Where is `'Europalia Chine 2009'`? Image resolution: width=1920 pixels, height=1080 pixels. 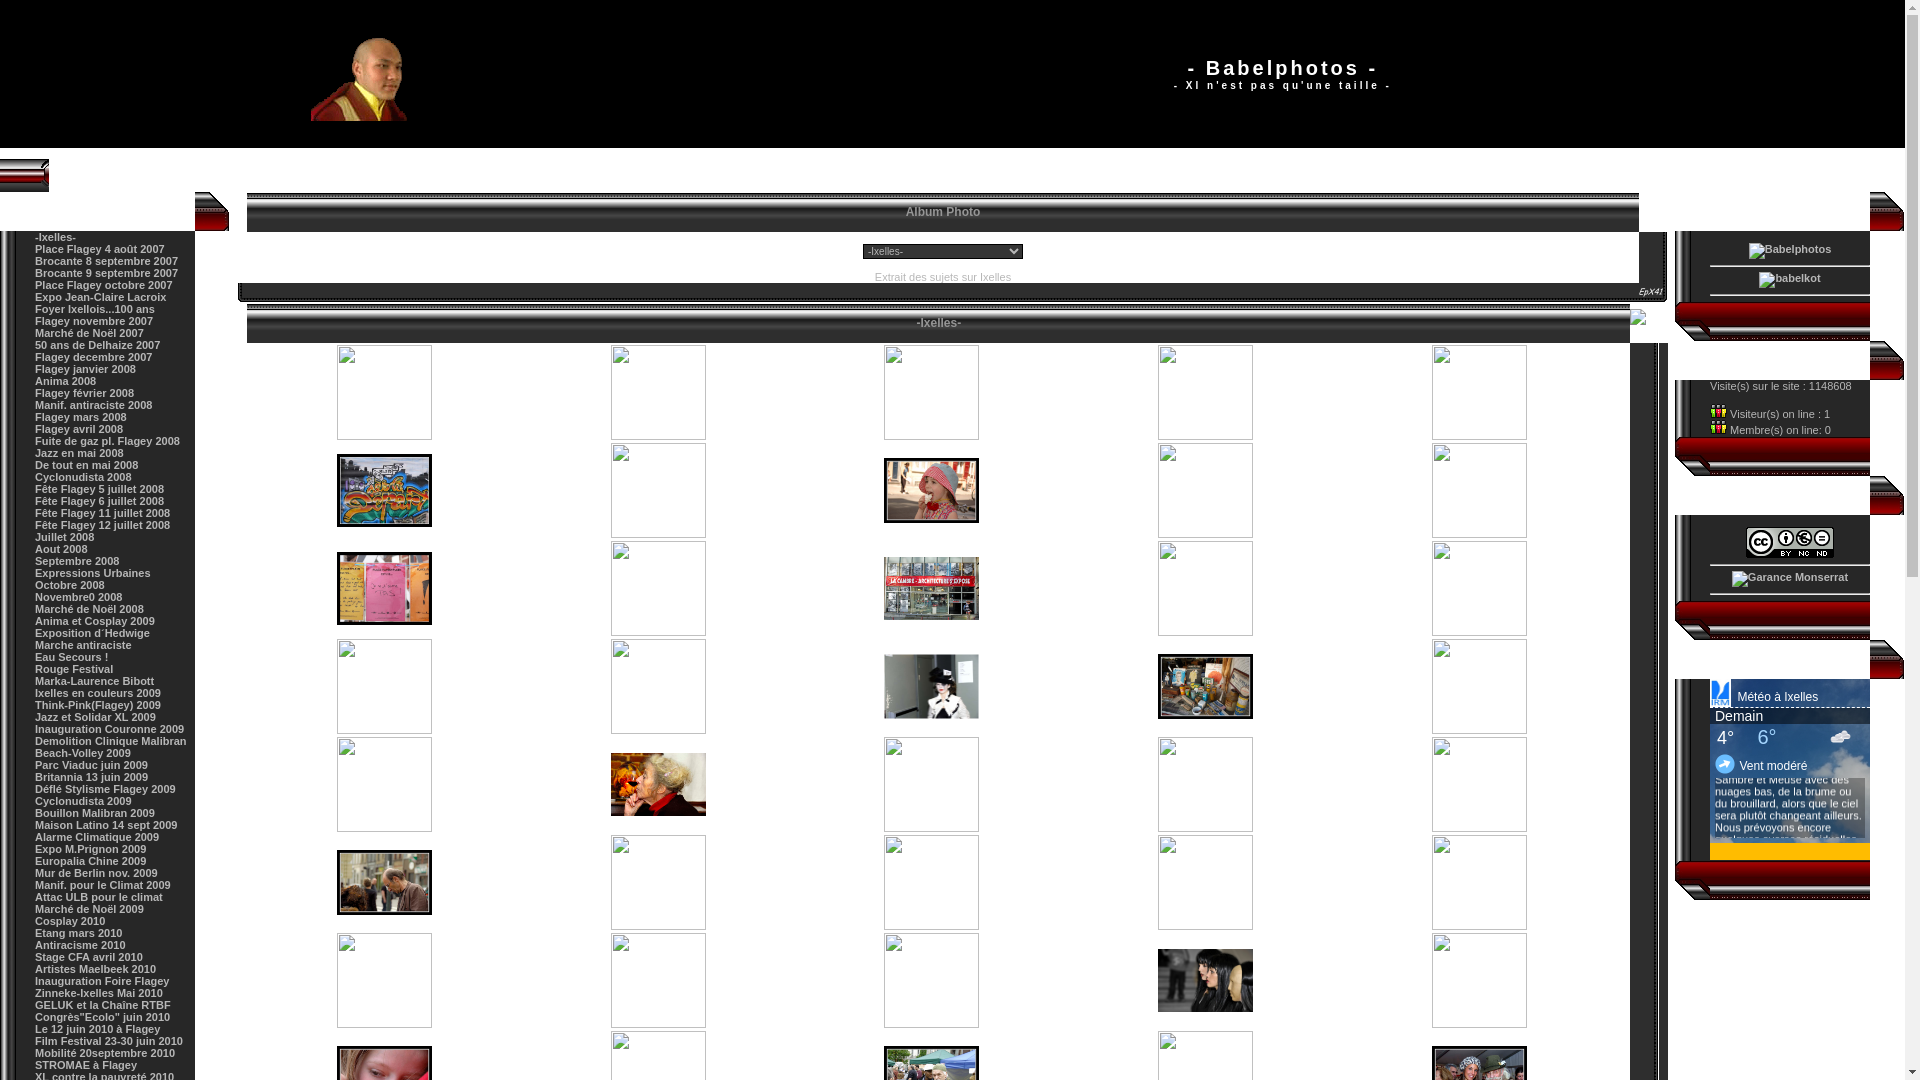
'Europalia Chine 2009' is located at coordinates (89, 859).